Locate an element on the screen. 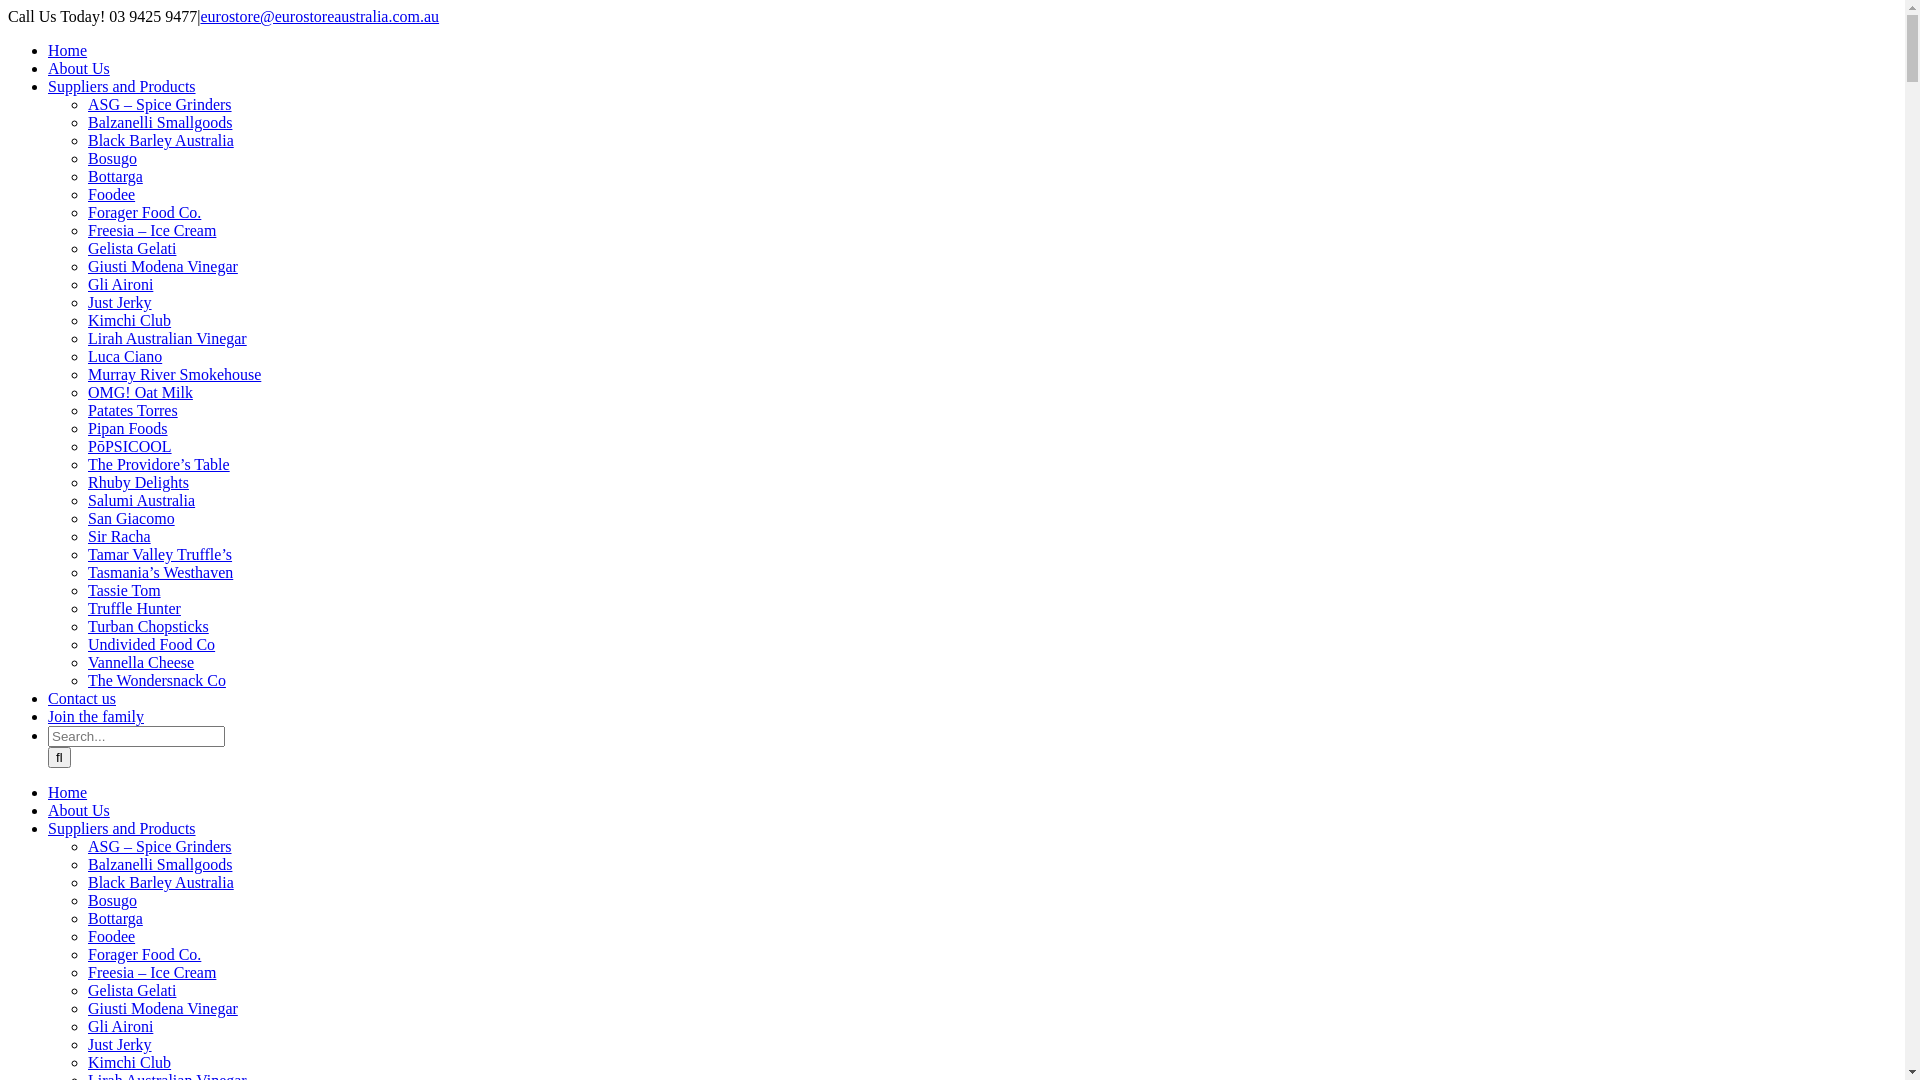  'Home' is located at coordinates (48, 791).